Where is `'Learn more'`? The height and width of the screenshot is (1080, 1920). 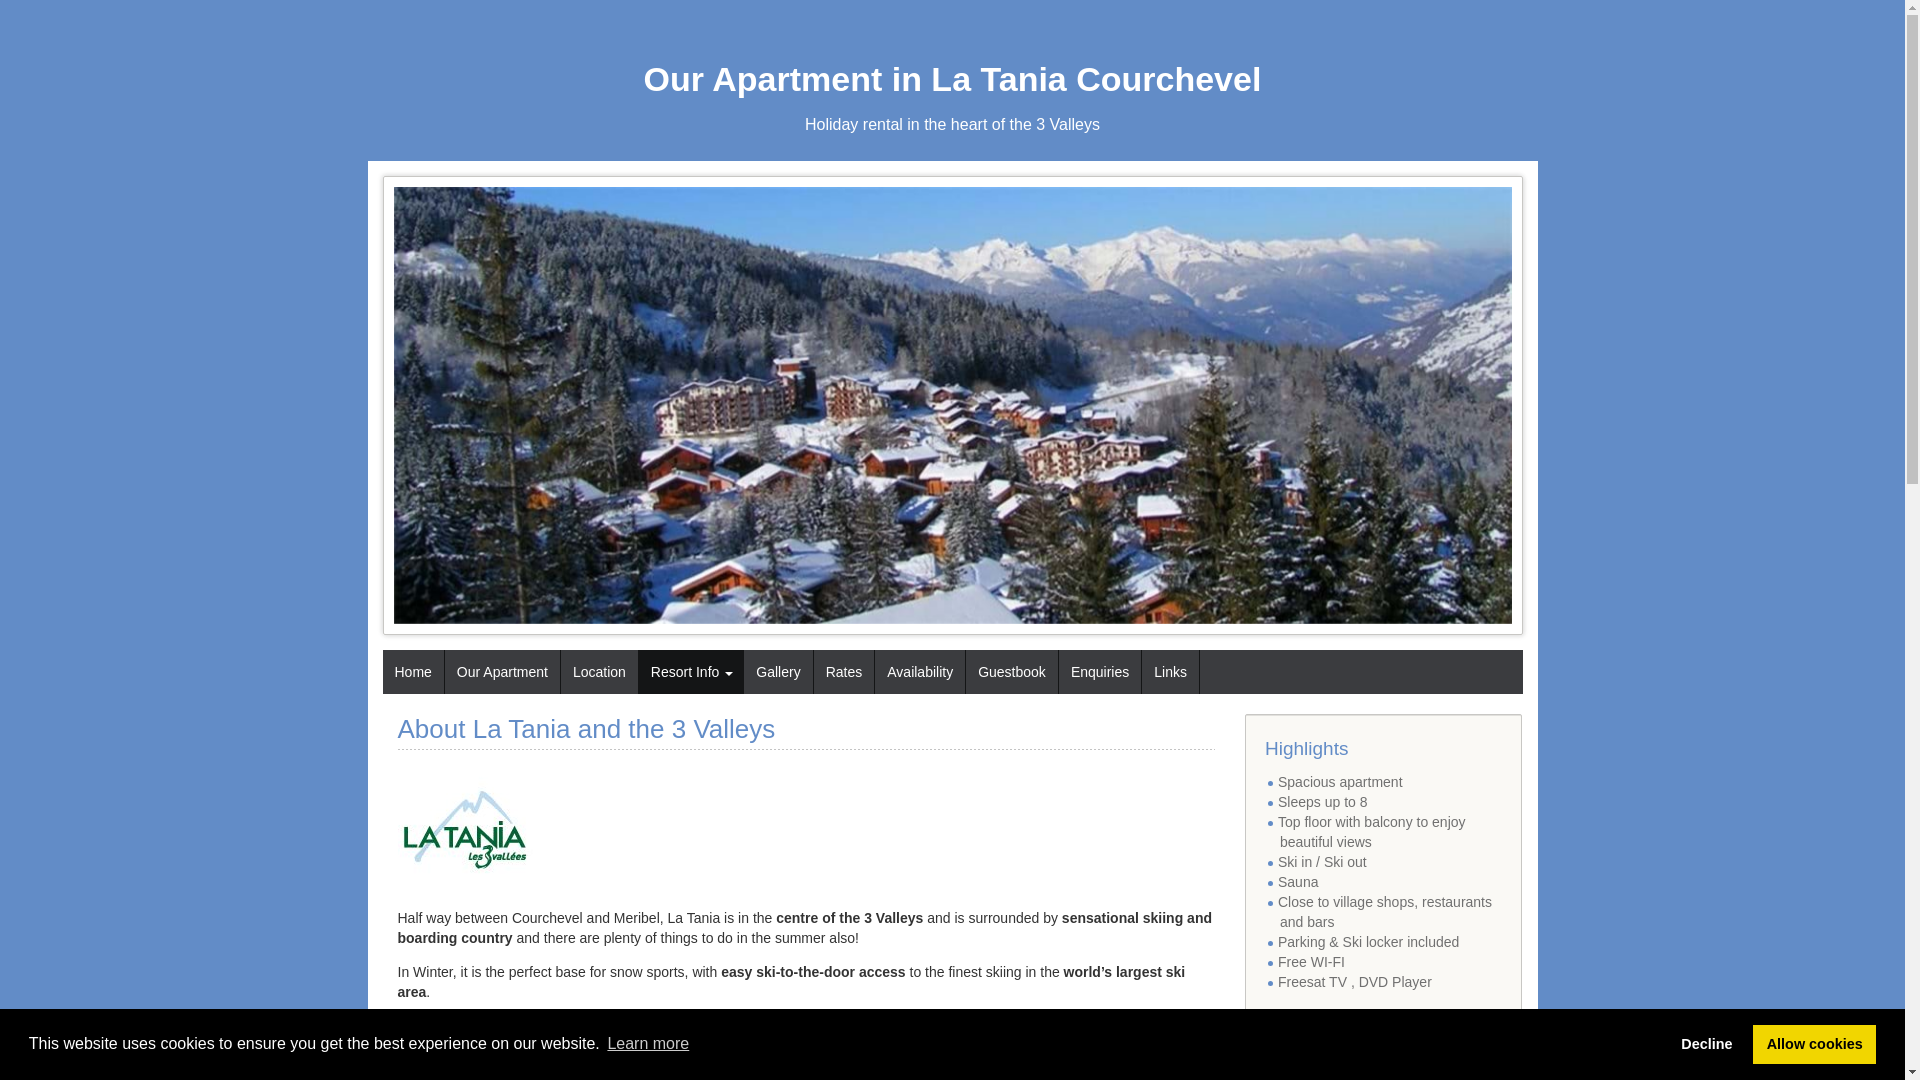 'Learn more' is located at coordinates (603, 1043).